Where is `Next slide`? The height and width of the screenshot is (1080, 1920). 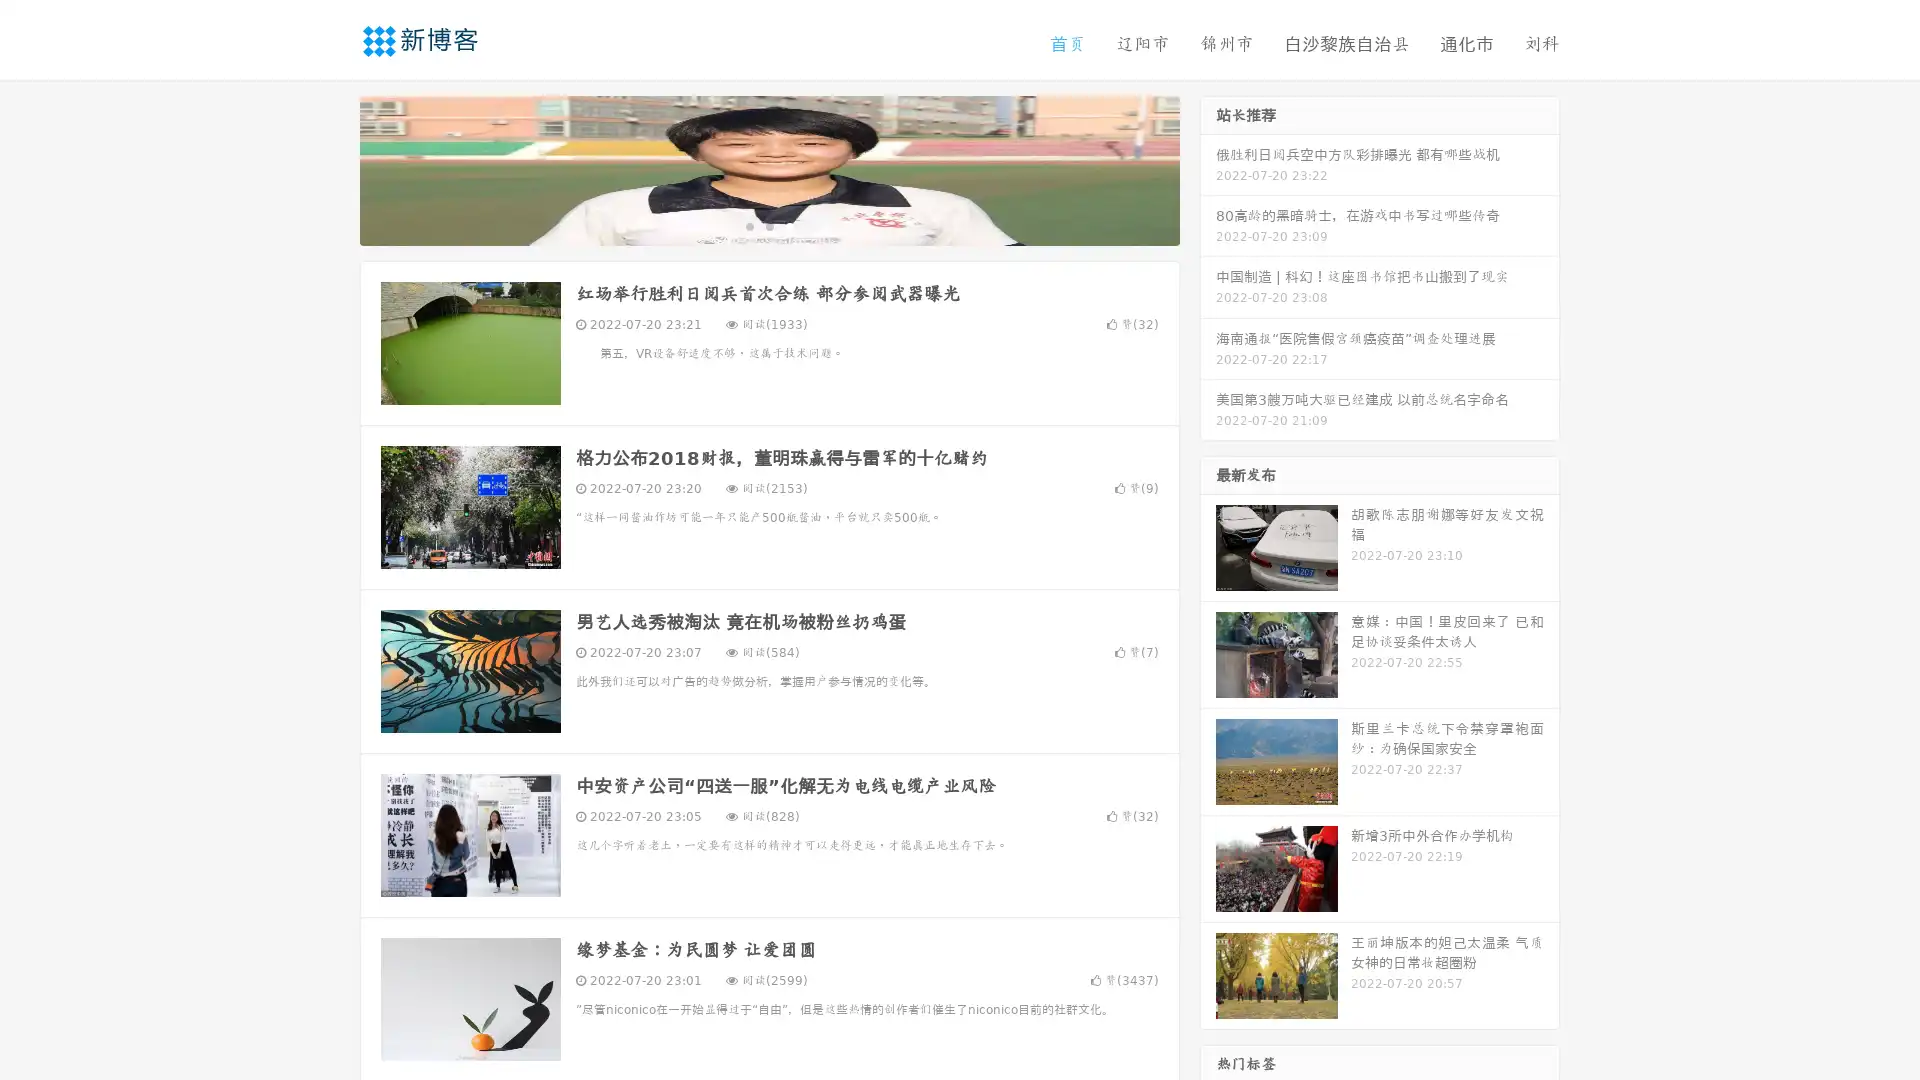
Next slide is located at coordinates (1208, 168).